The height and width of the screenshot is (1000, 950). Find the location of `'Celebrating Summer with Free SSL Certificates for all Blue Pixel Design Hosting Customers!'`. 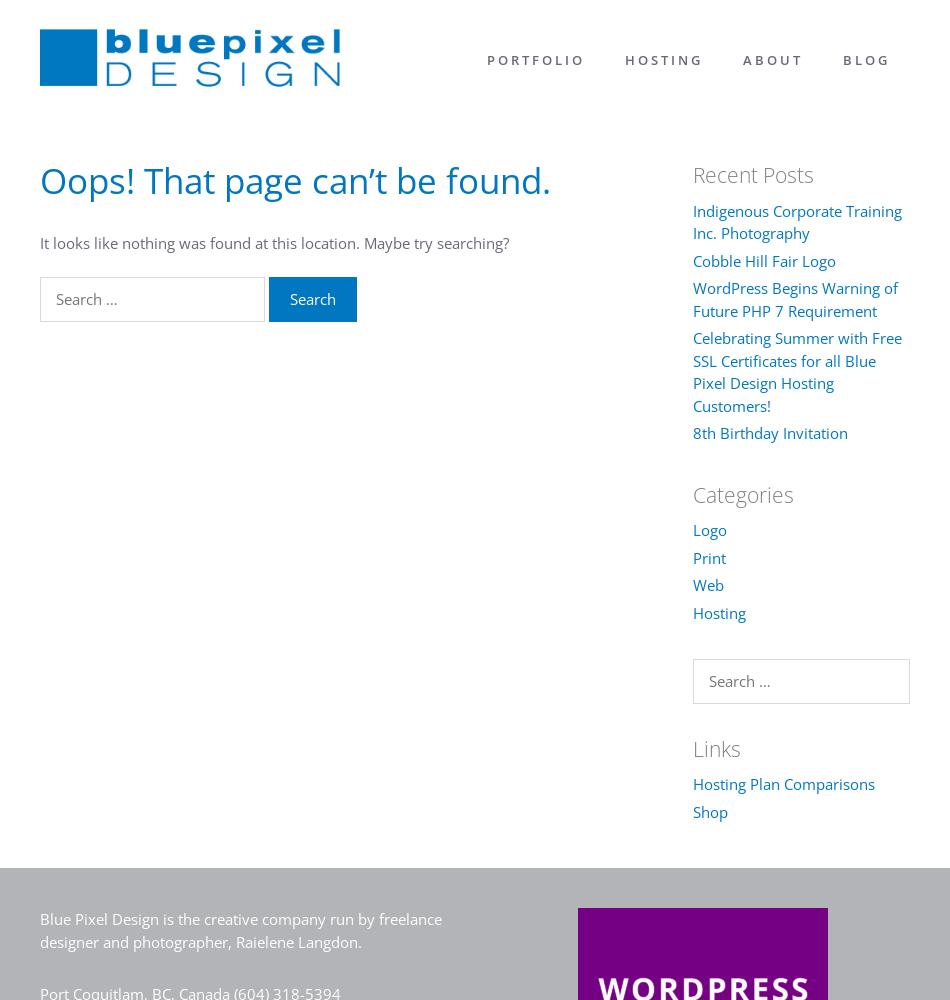

'Celebrating Summer with Free SSL Certificates for all Blue Pixel Design Hosting Customers!' is located at coordinates (795, 370).